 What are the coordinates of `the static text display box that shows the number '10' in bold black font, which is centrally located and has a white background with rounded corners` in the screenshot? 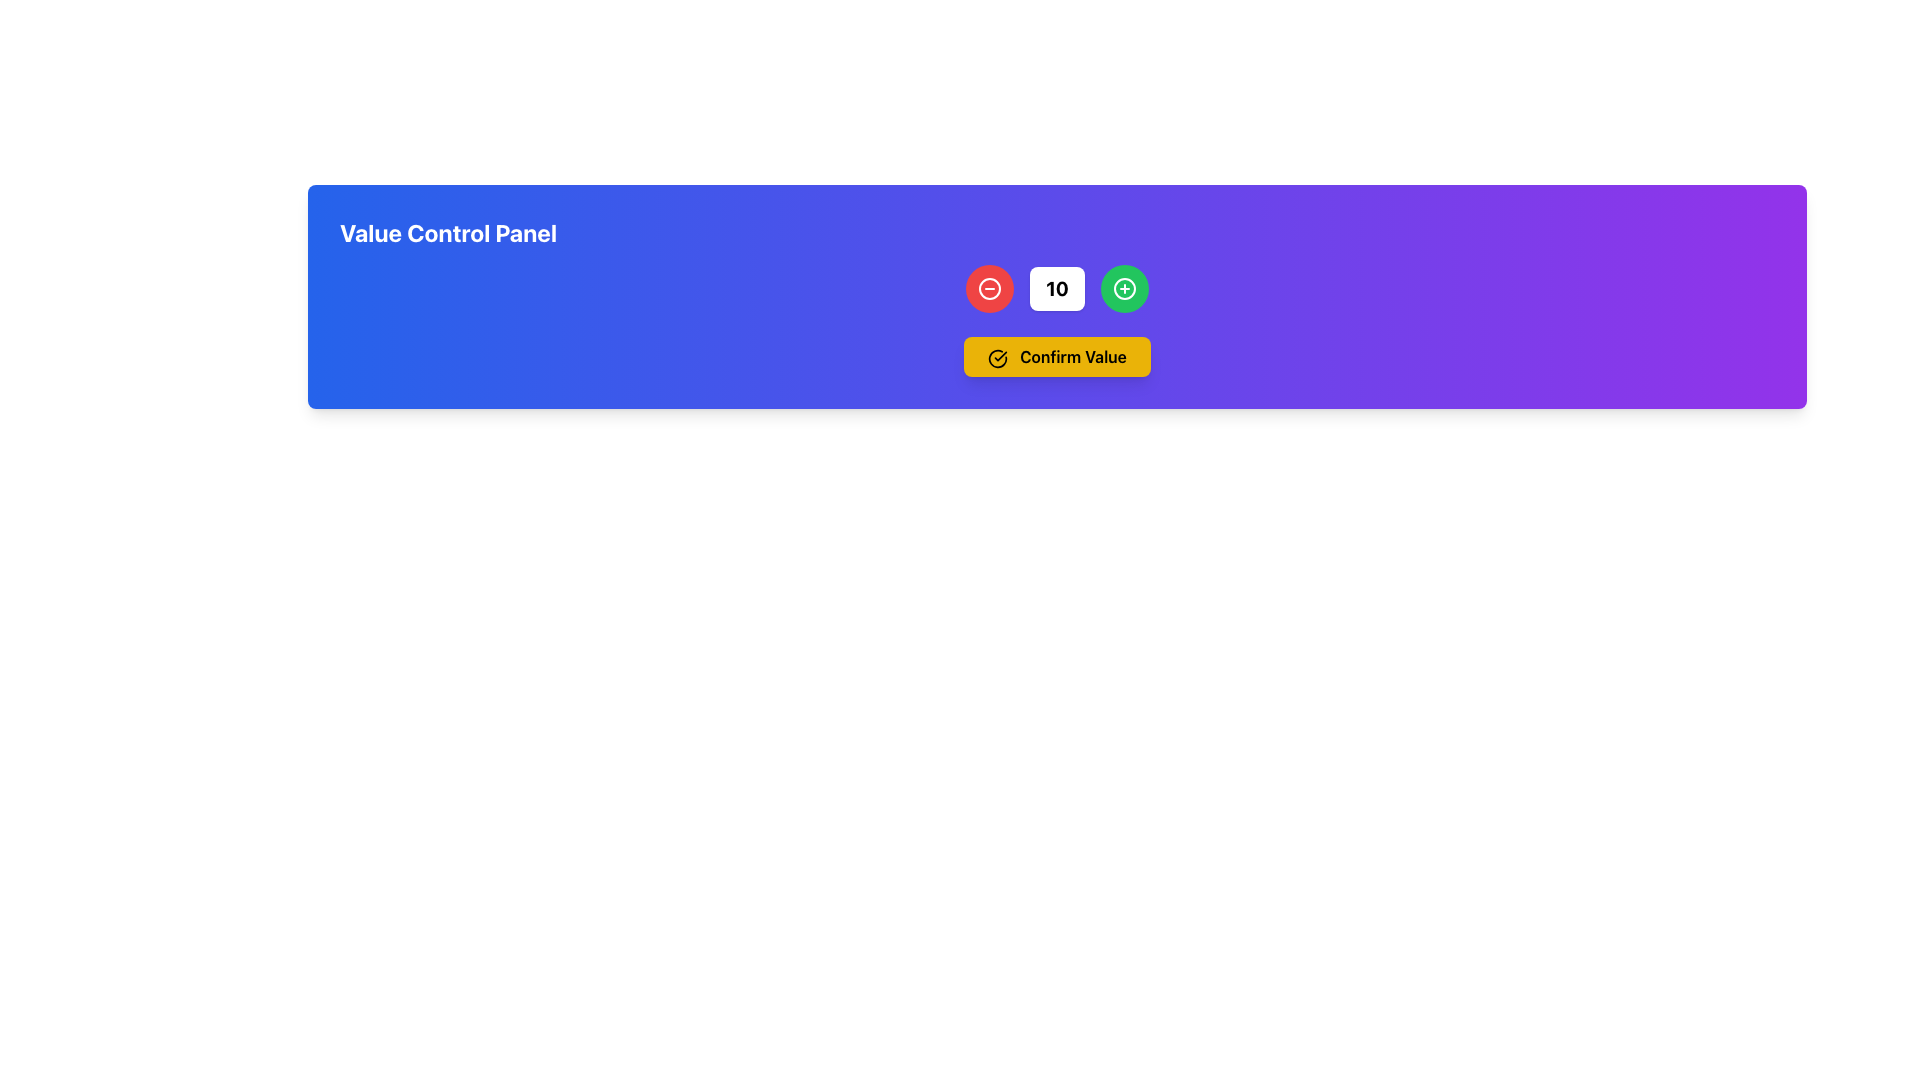 It's located at (1056, 289).